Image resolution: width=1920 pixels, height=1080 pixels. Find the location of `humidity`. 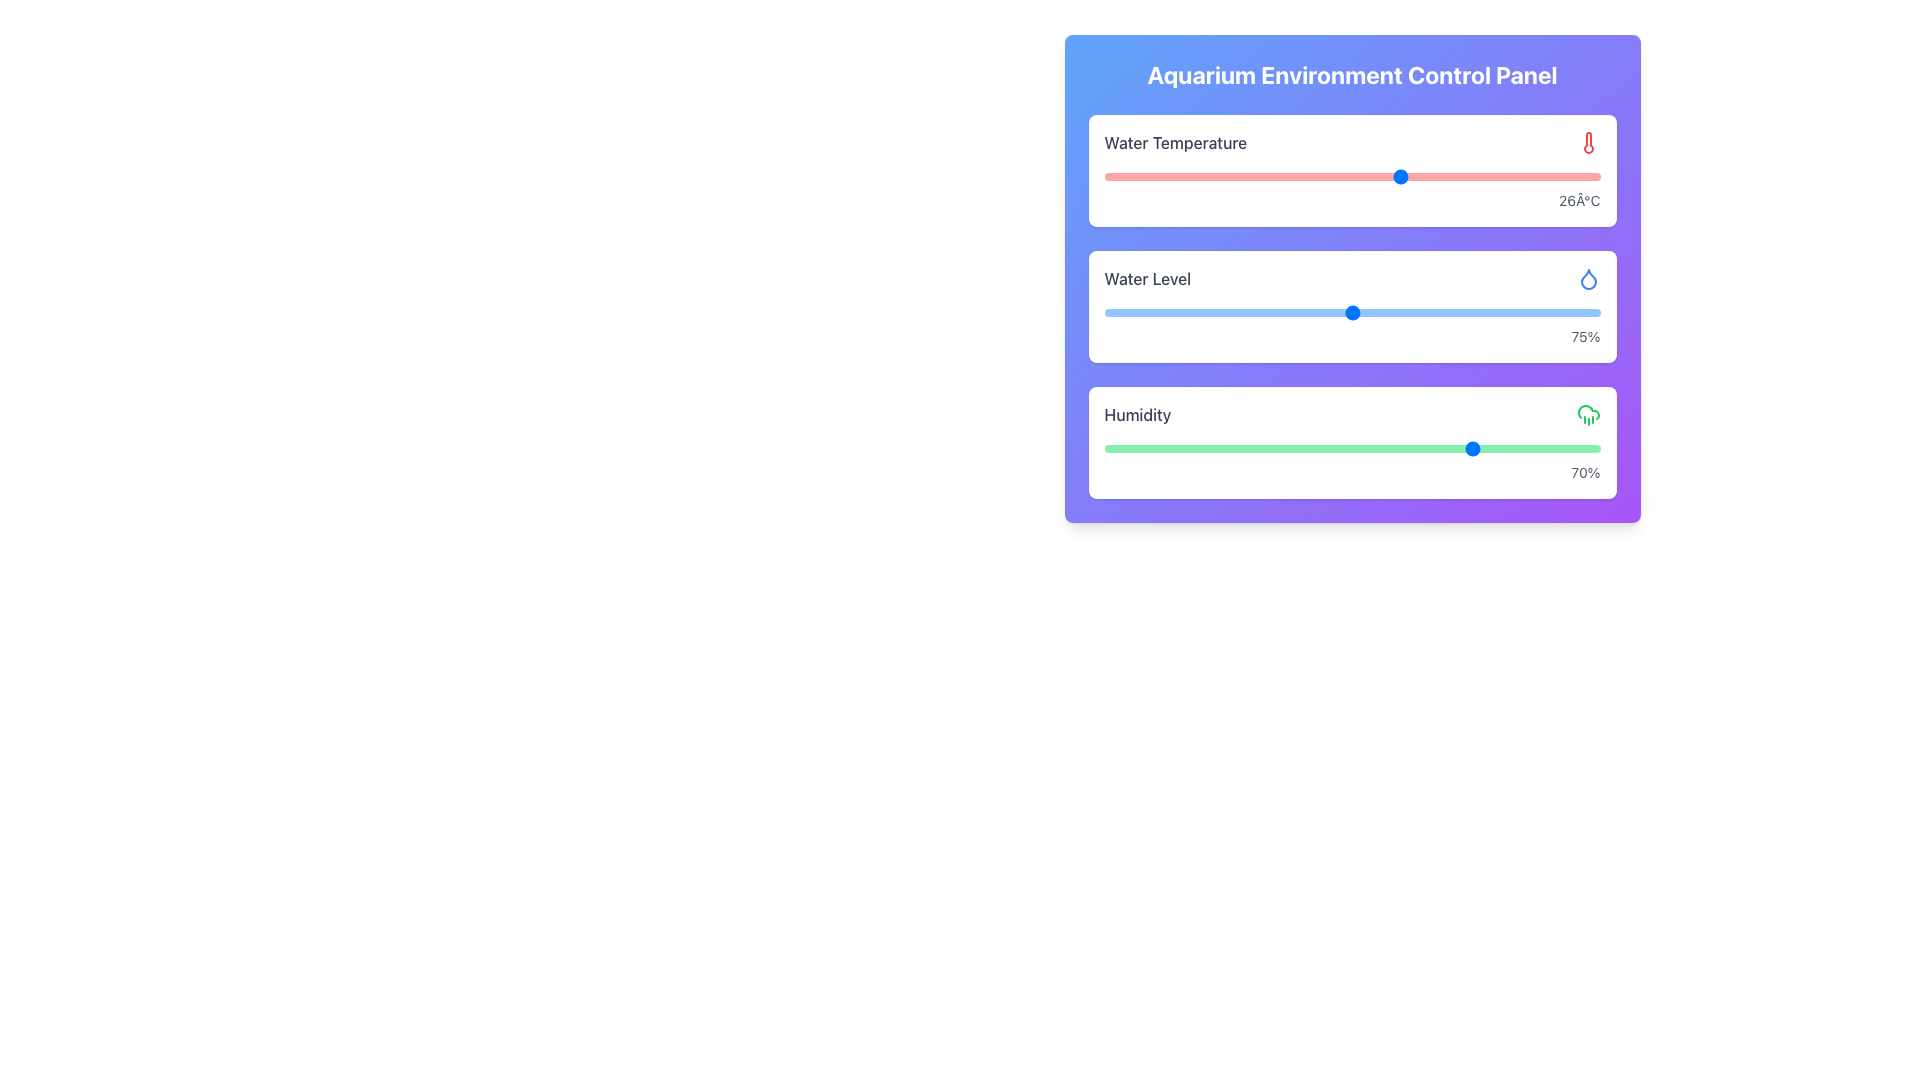

humidity is located at coordinates (1178, 447).